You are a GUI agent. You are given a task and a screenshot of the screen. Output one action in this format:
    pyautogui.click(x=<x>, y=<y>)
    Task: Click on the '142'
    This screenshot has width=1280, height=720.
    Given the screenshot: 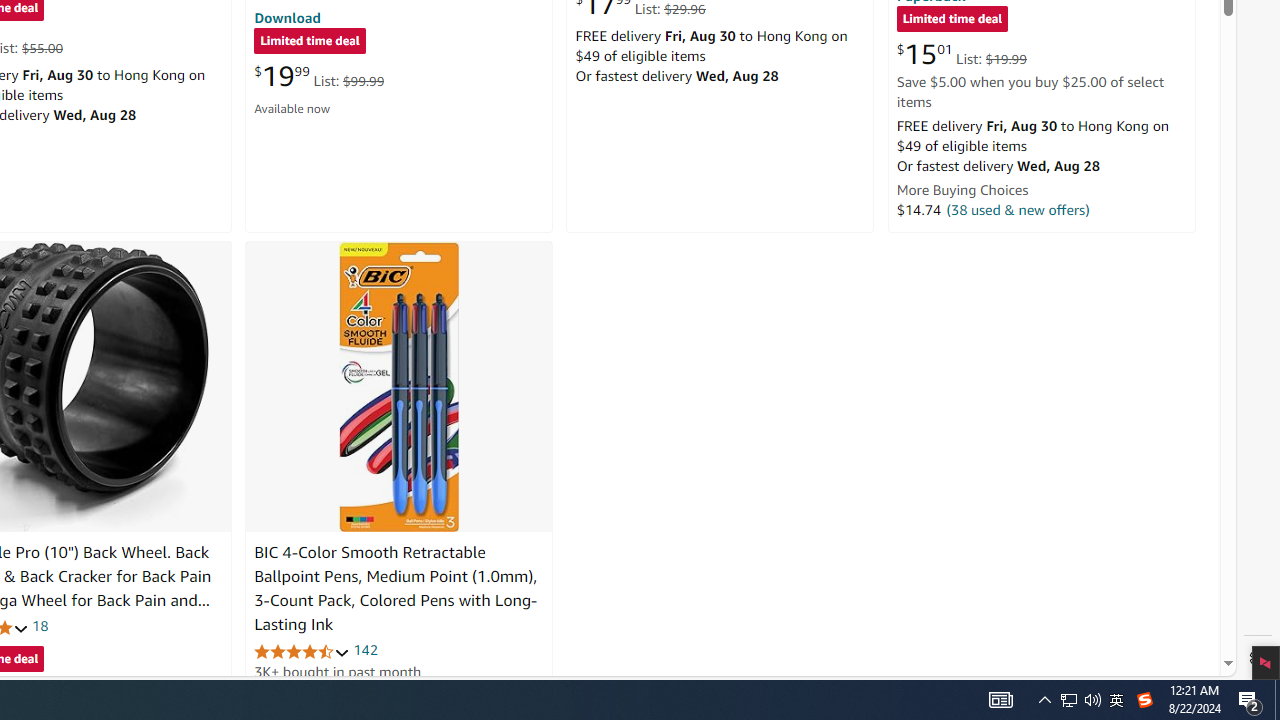 What is the action you would take?
    pyautogui.click(x=365, y=650)
    